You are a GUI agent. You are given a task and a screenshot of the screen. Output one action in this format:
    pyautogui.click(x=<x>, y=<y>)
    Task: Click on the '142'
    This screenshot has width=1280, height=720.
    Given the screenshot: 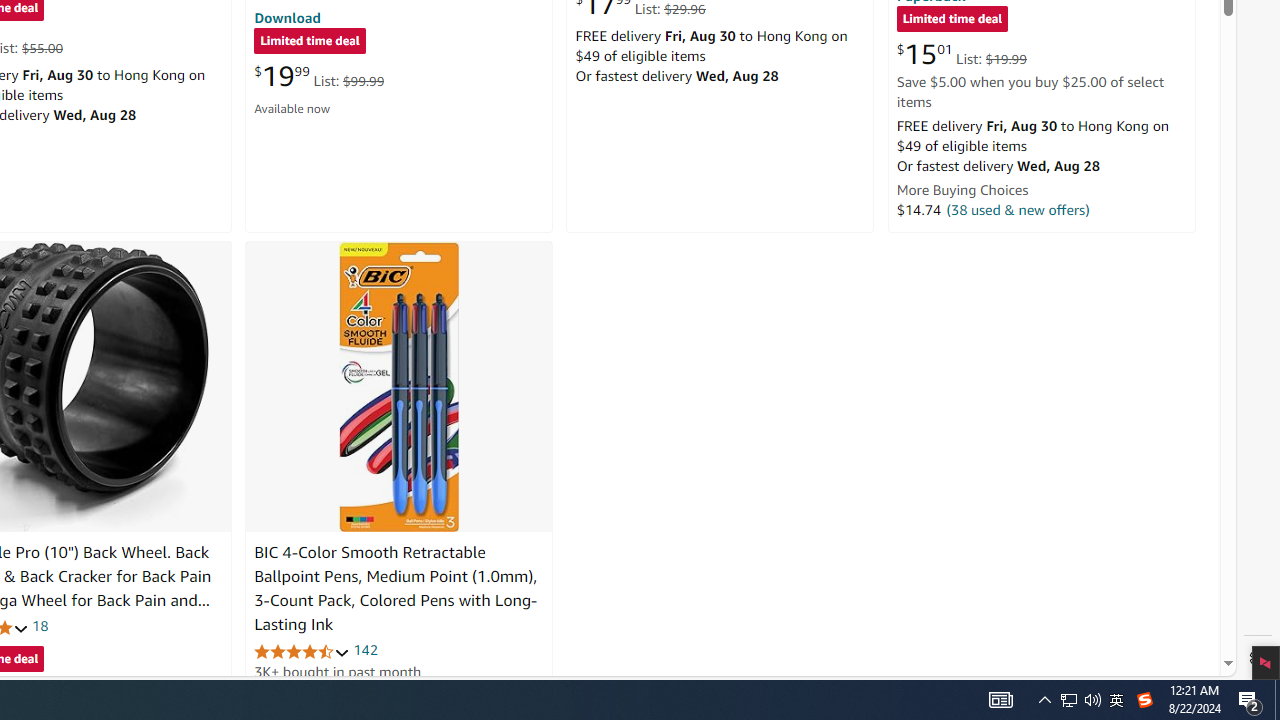 What is the action you would take?
    pyautogui.click(x=365, y=650)
    